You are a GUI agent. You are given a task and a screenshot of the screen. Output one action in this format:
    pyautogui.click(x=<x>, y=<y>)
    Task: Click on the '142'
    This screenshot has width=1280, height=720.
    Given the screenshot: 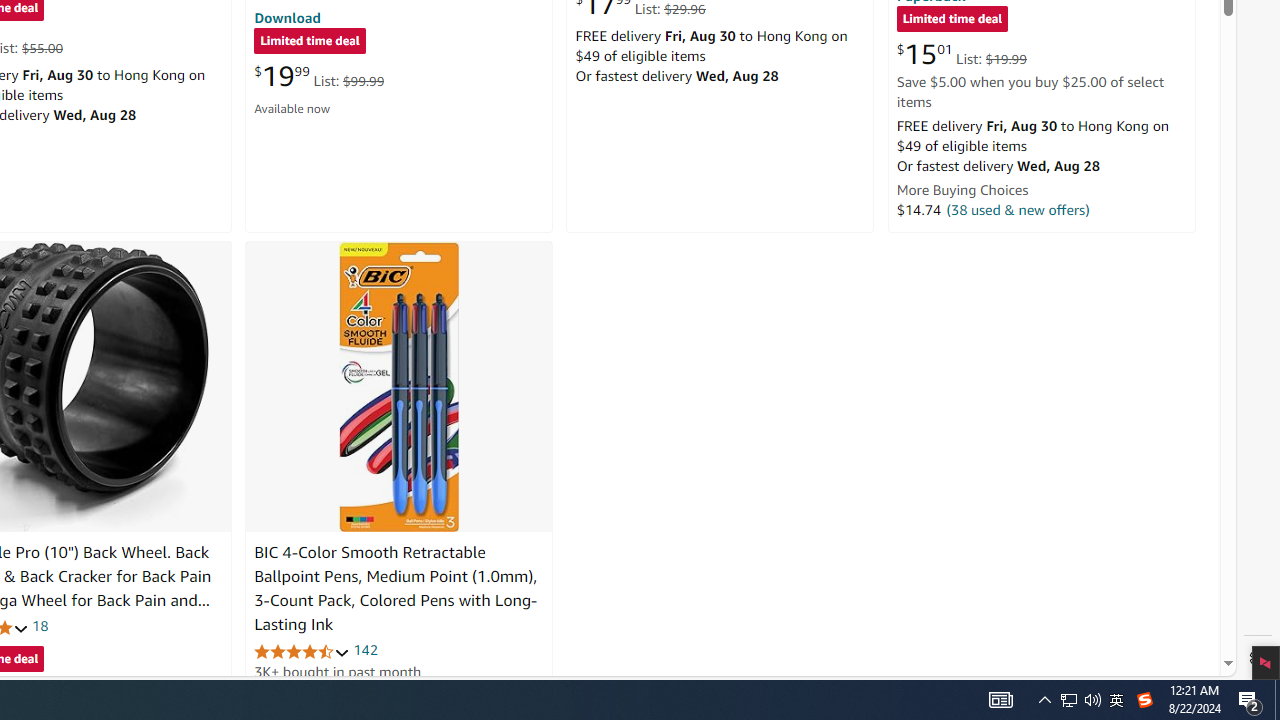 What is the action you would take?
    pyautogui.click(x=365, y=650)
    